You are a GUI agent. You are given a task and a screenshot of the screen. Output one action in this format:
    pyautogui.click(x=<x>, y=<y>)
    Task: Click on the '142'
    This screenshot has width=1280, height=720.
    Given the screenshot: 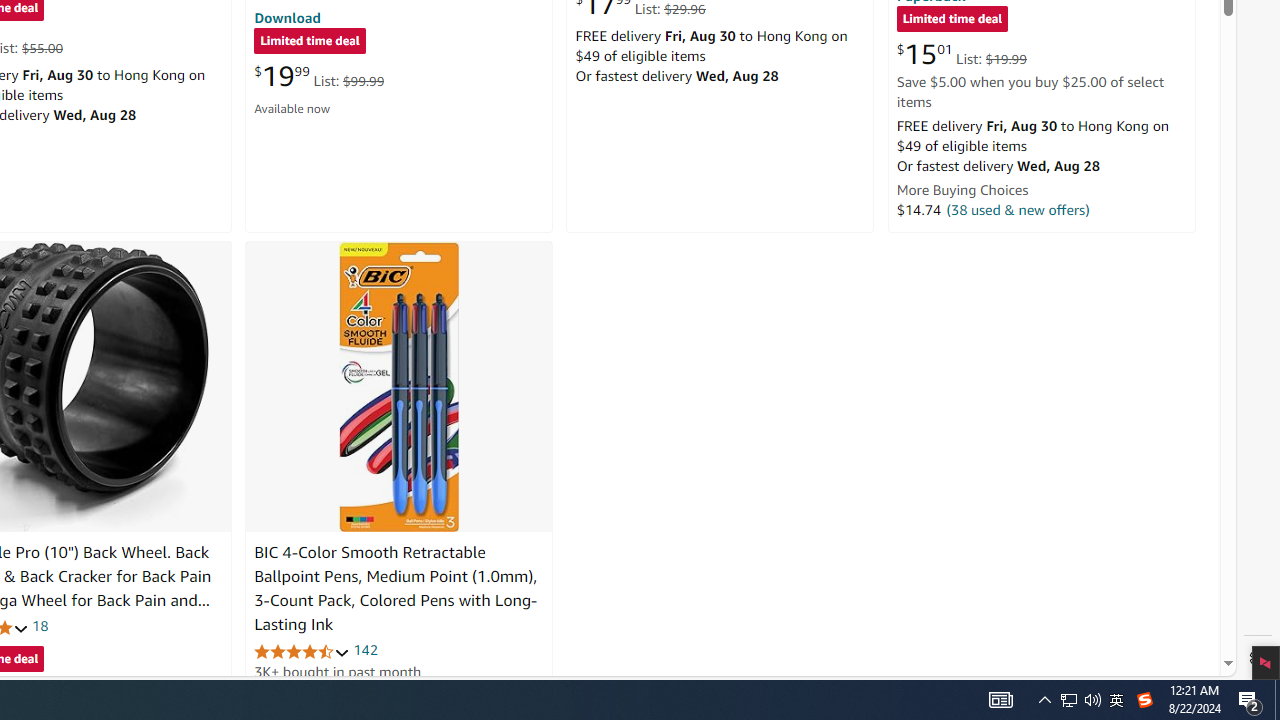 What is the action you would take?
    pyautogui.click(x=365, y=650)
    